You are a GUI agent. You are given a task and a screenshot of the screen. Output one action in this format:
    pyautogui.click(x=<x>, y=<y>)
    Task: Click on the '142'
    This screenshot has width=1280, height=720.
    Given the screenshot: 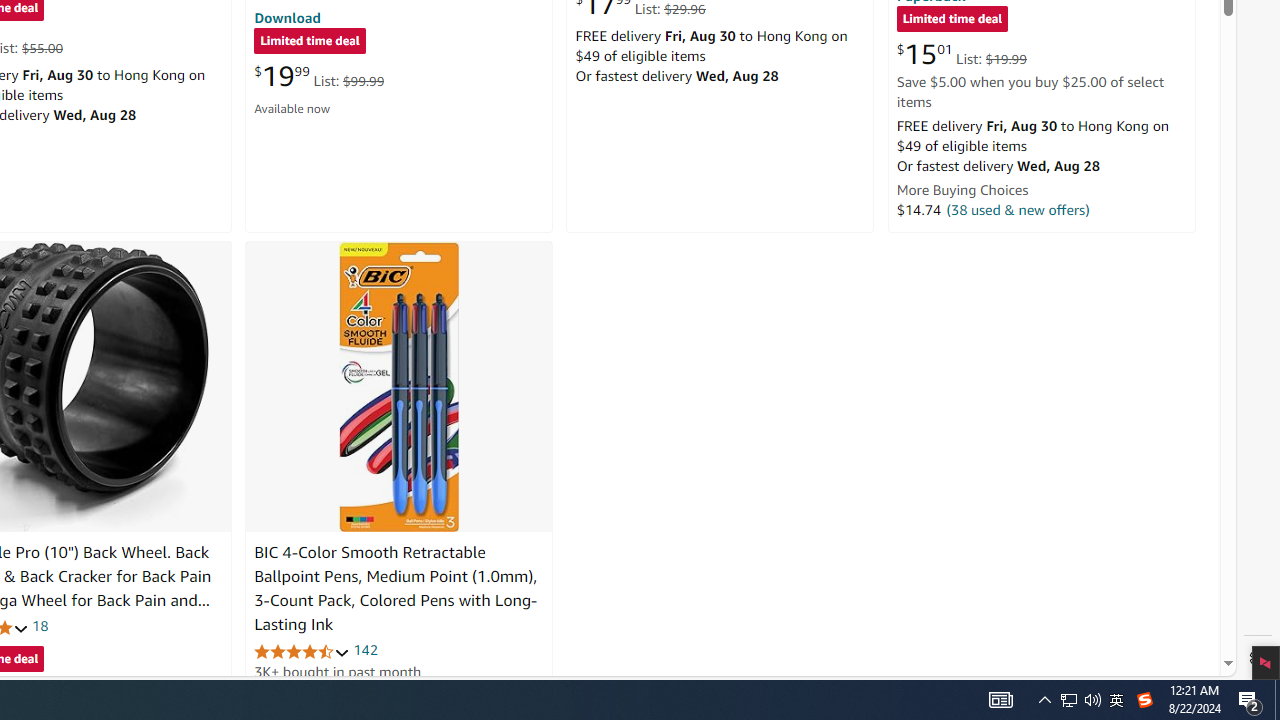 What is the action you would take?
    pyautogui.click(x=365, y=650)
    